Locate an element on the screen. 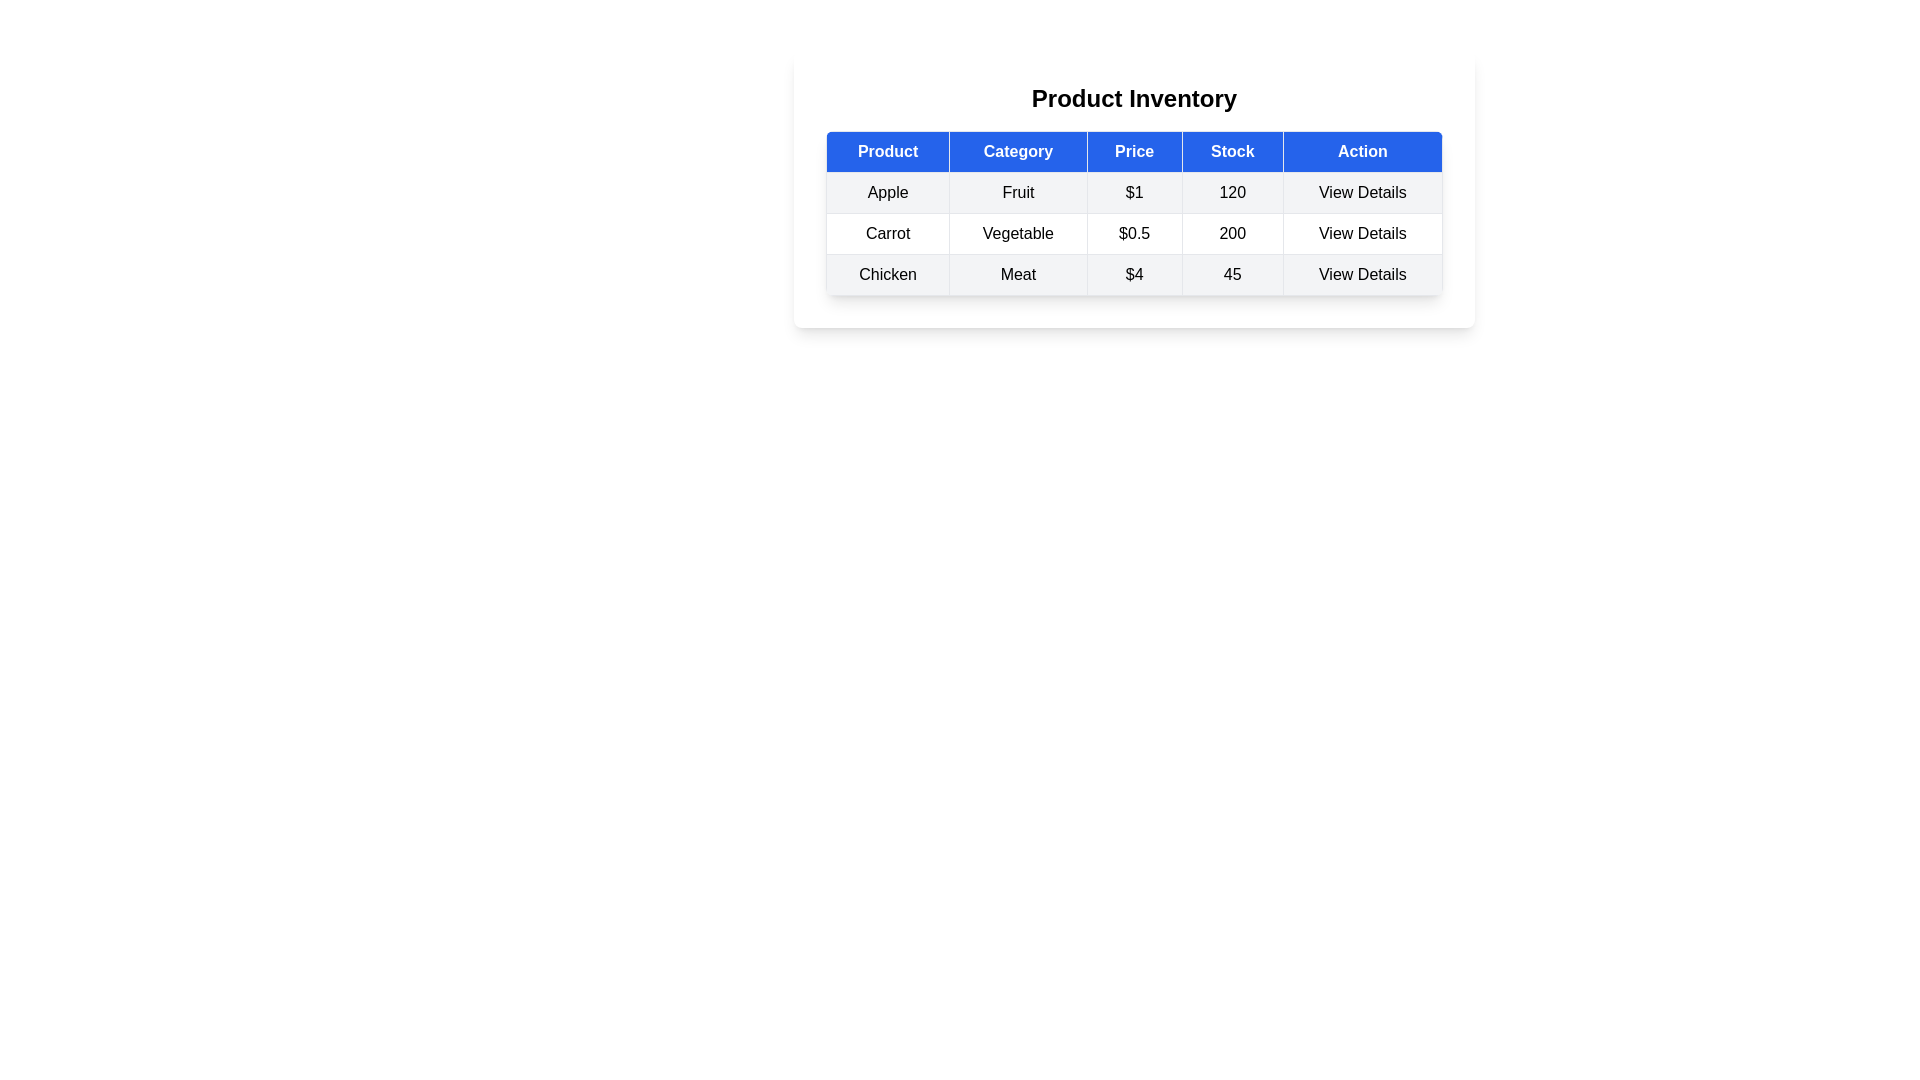 Image resolution: width=1920 pixels, height=1080 pixels. the column header Category to inspect it is located at coordinates (1018, 150).